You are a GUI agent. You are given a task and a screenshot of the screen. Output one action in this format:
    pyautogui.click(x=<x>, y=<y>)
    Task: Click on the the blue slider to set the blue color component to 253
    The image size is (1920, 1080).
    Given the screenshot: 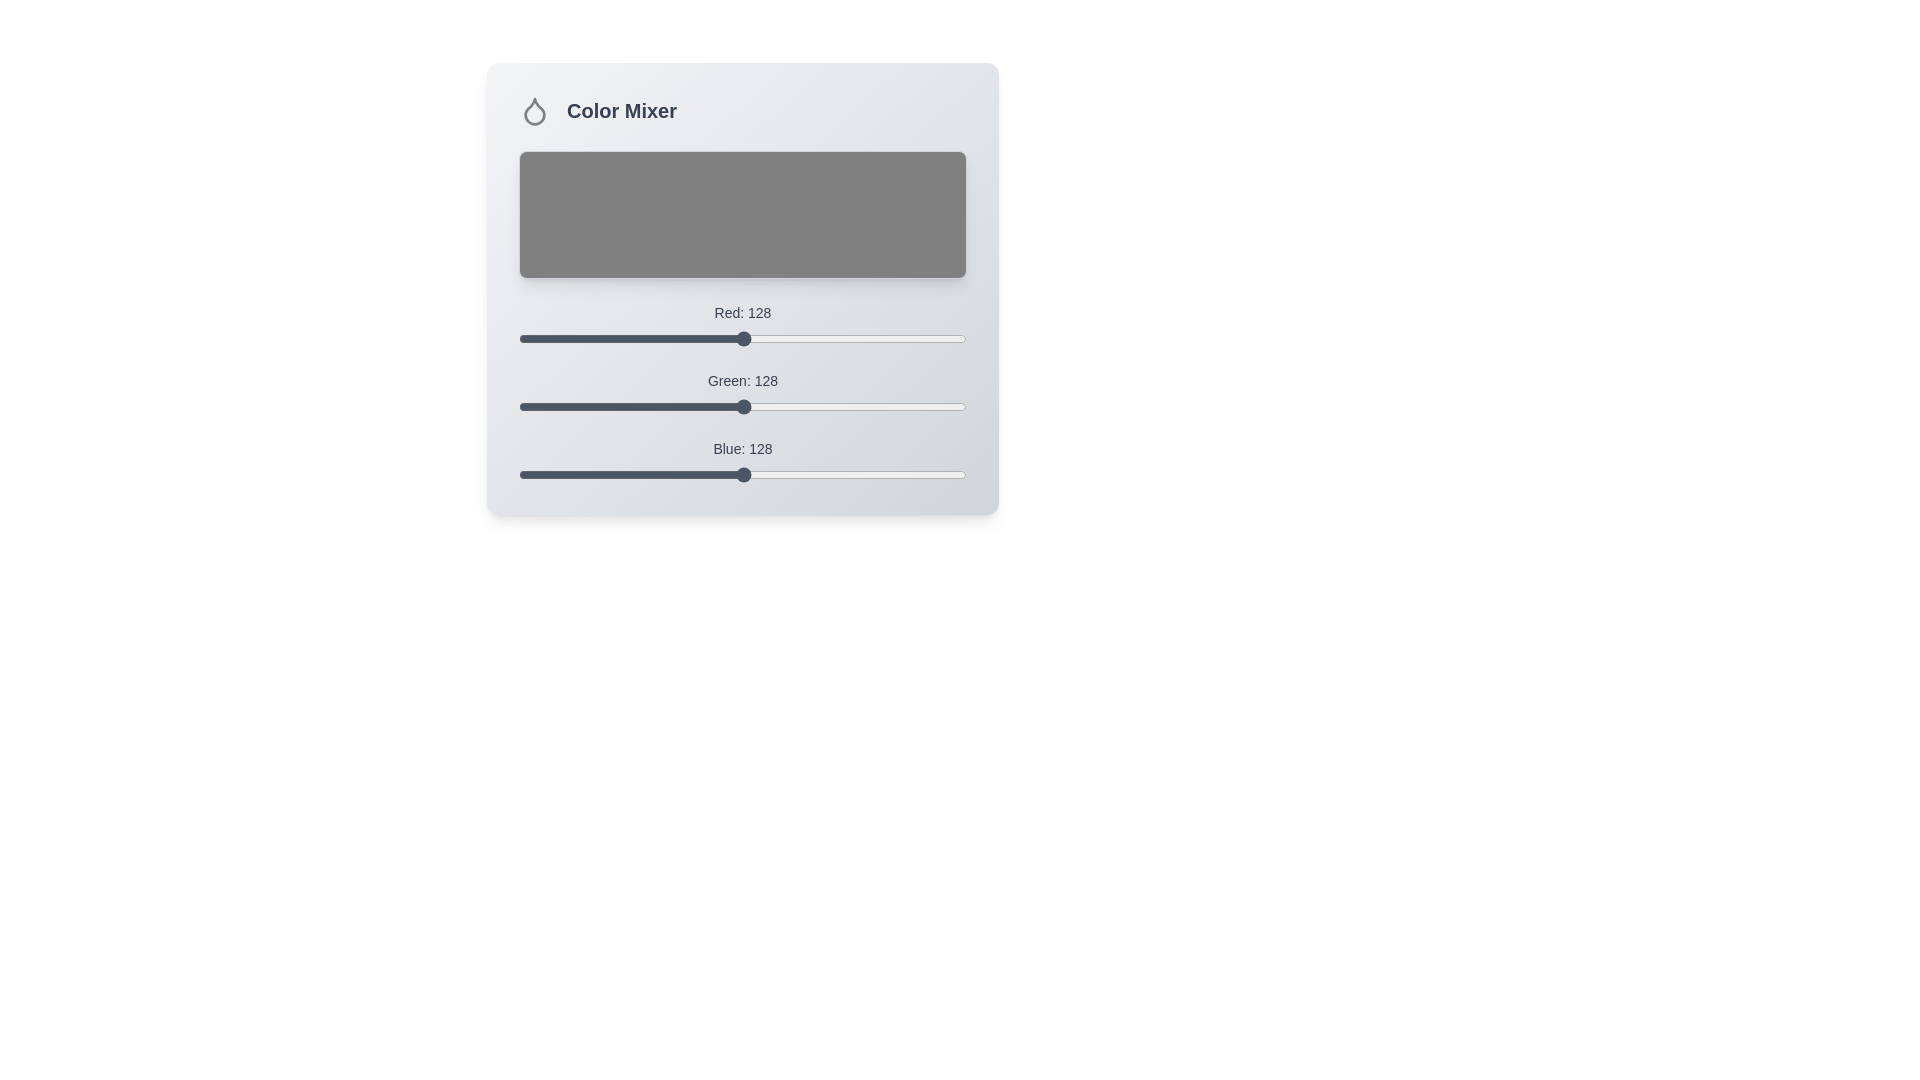 What is the action you would take?
    pyautogui.click(x=963, y=474)
    